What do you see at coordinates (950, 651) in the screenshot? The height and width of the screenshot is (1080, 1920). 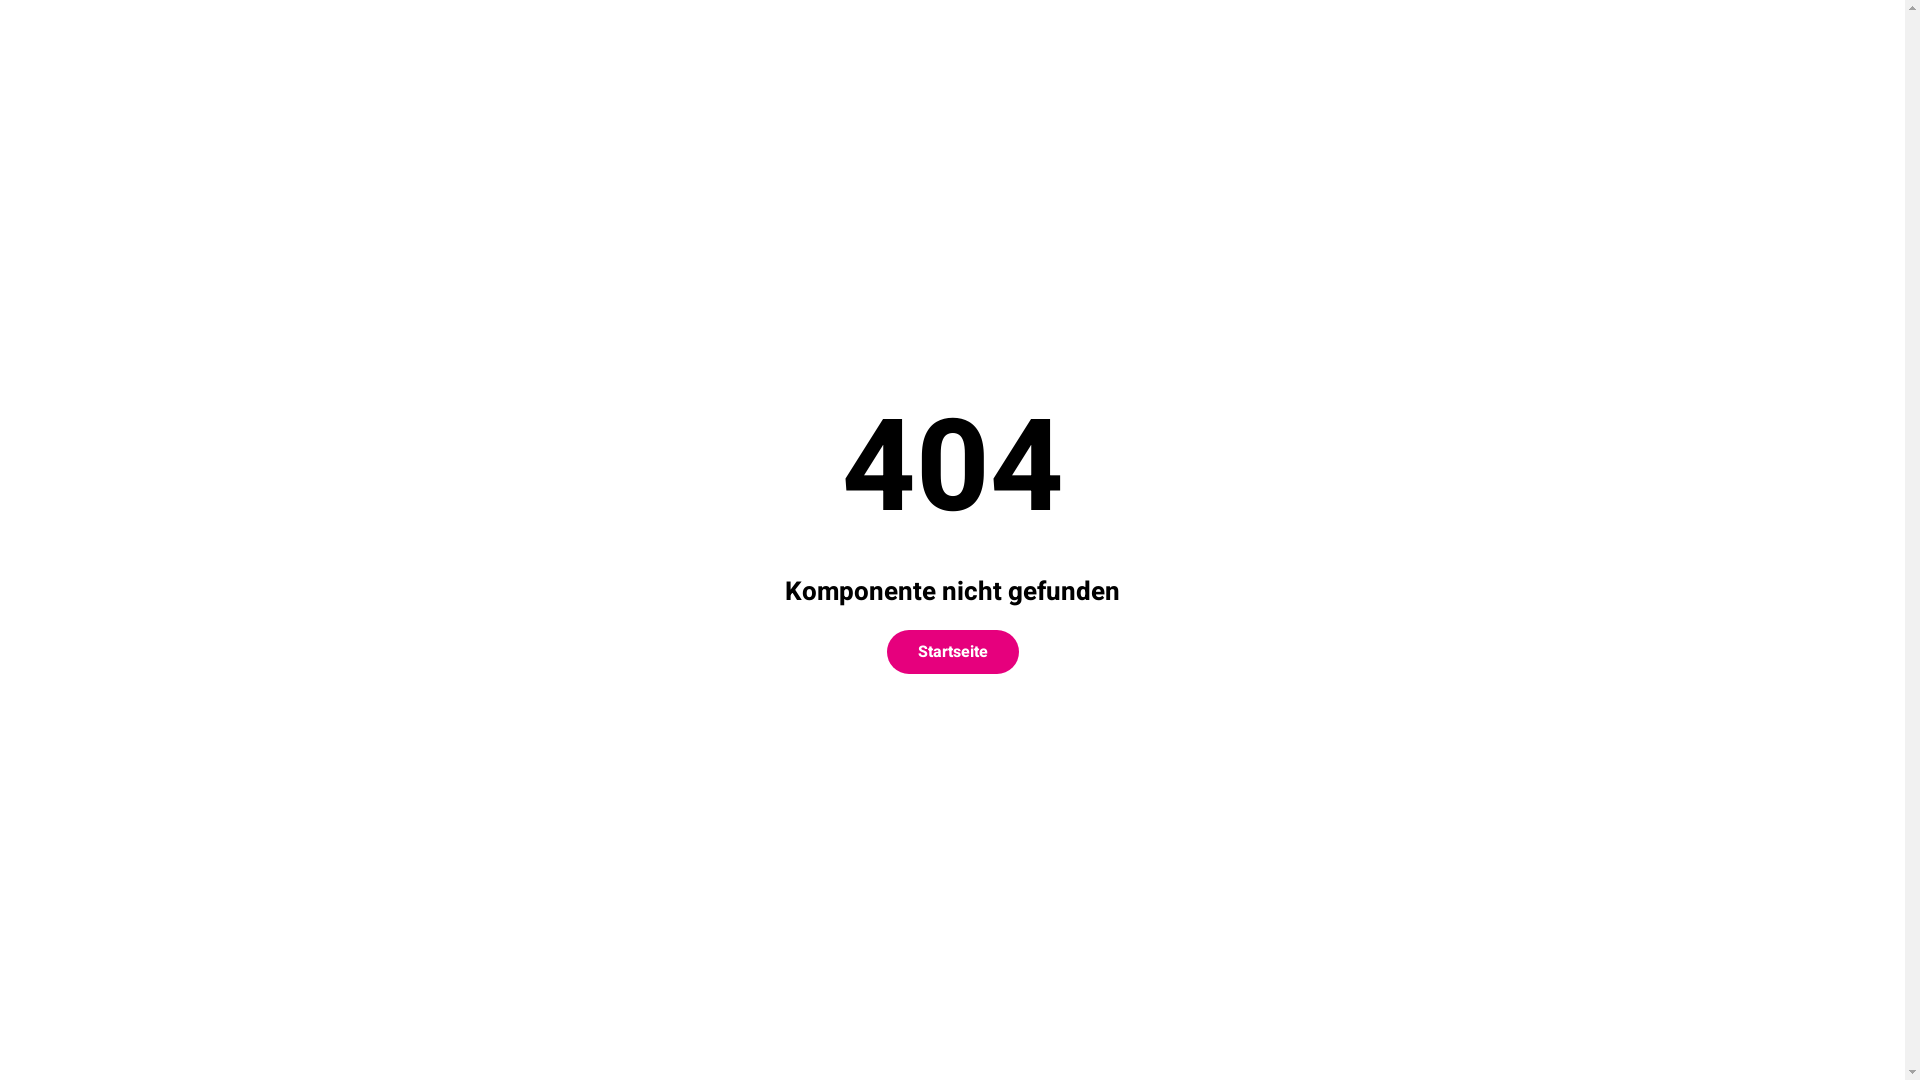 I see `'Startseite'` at bounding box center [950, 651].